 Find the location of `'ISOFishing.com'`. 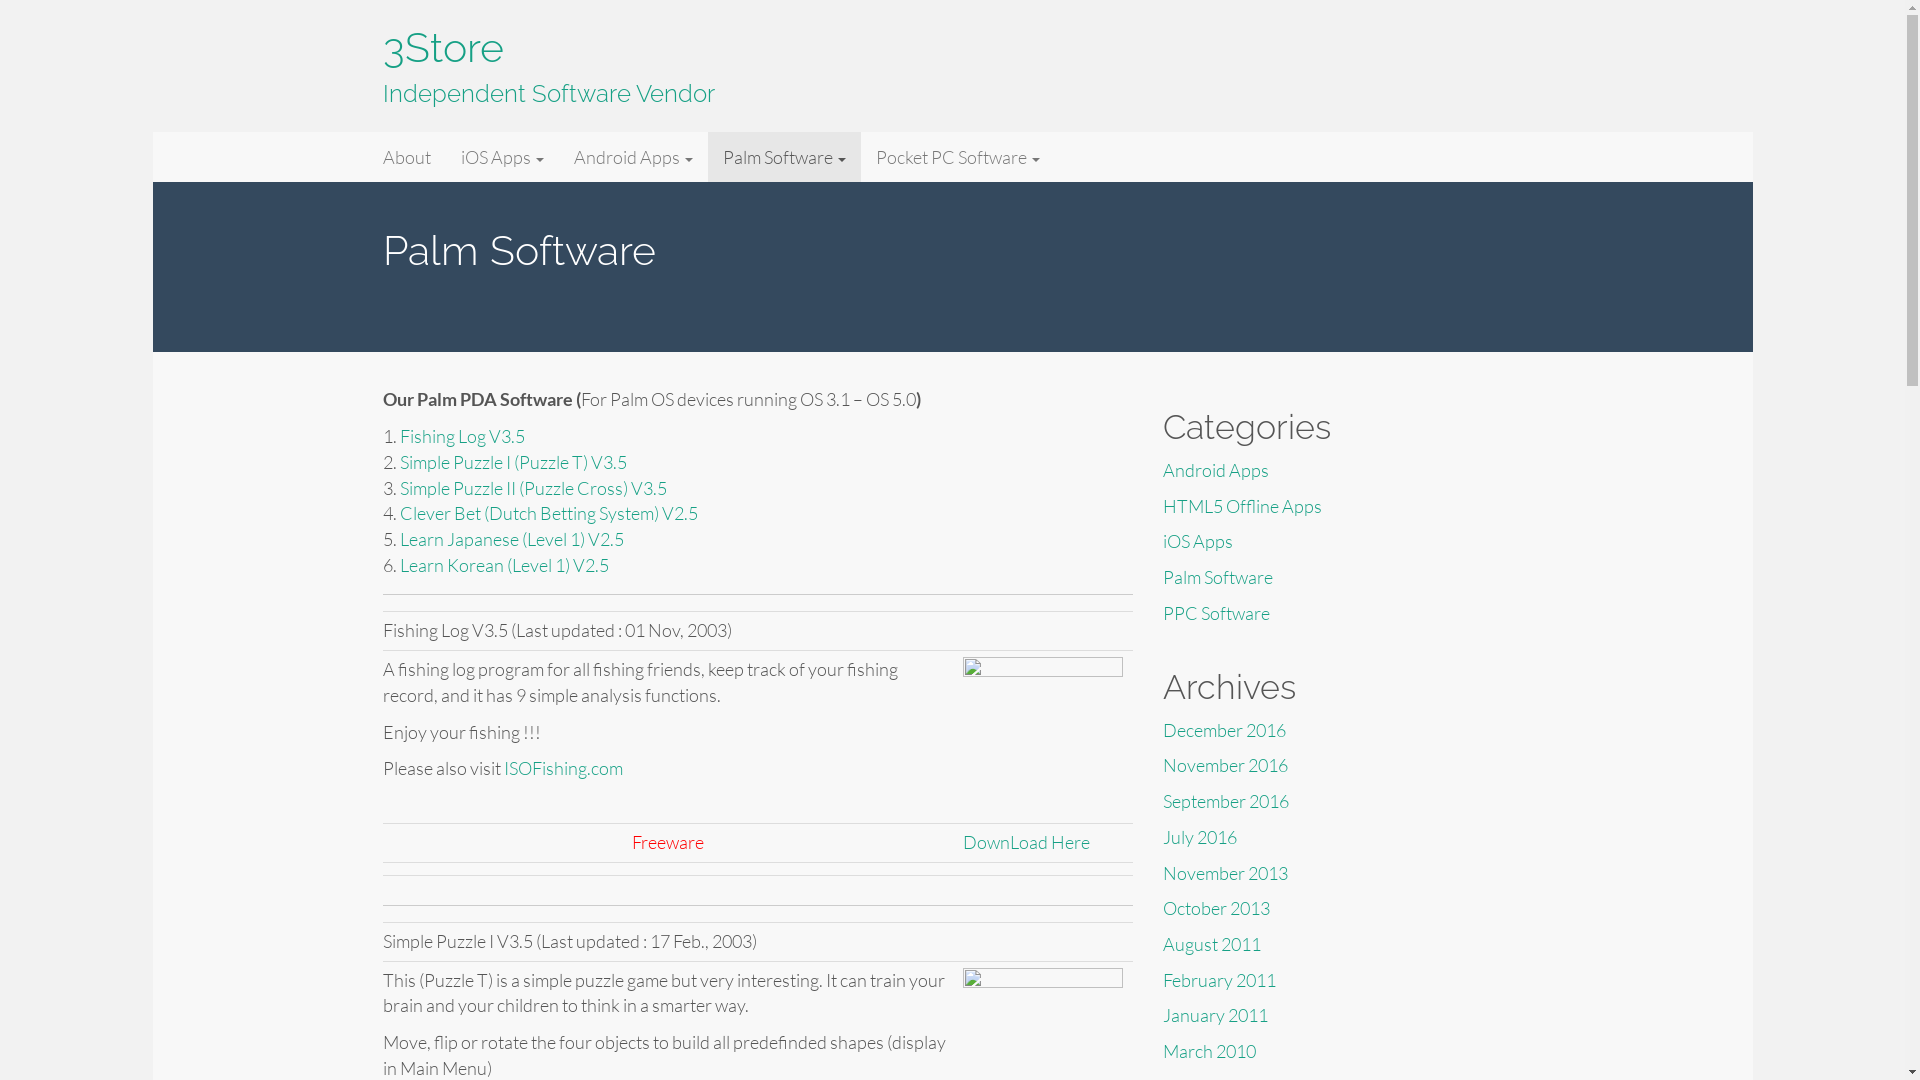

'ISOFishing.com' is located at coordinates (562, 766).